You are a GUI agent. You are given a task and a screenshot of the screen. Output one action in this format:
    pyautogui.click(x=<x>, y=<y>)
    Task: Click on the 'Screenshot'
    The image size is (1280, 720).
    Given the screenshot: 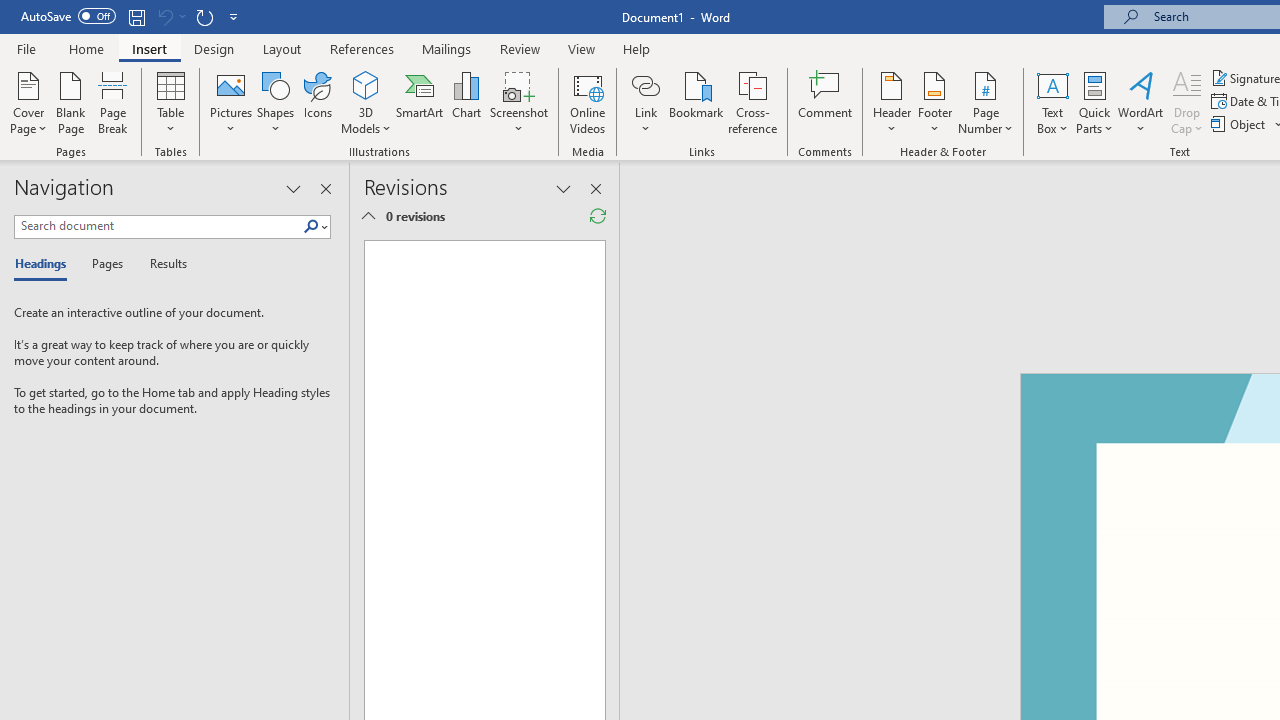 What is the action you would take?
    pyautogui.click(x=519, y=103)
    